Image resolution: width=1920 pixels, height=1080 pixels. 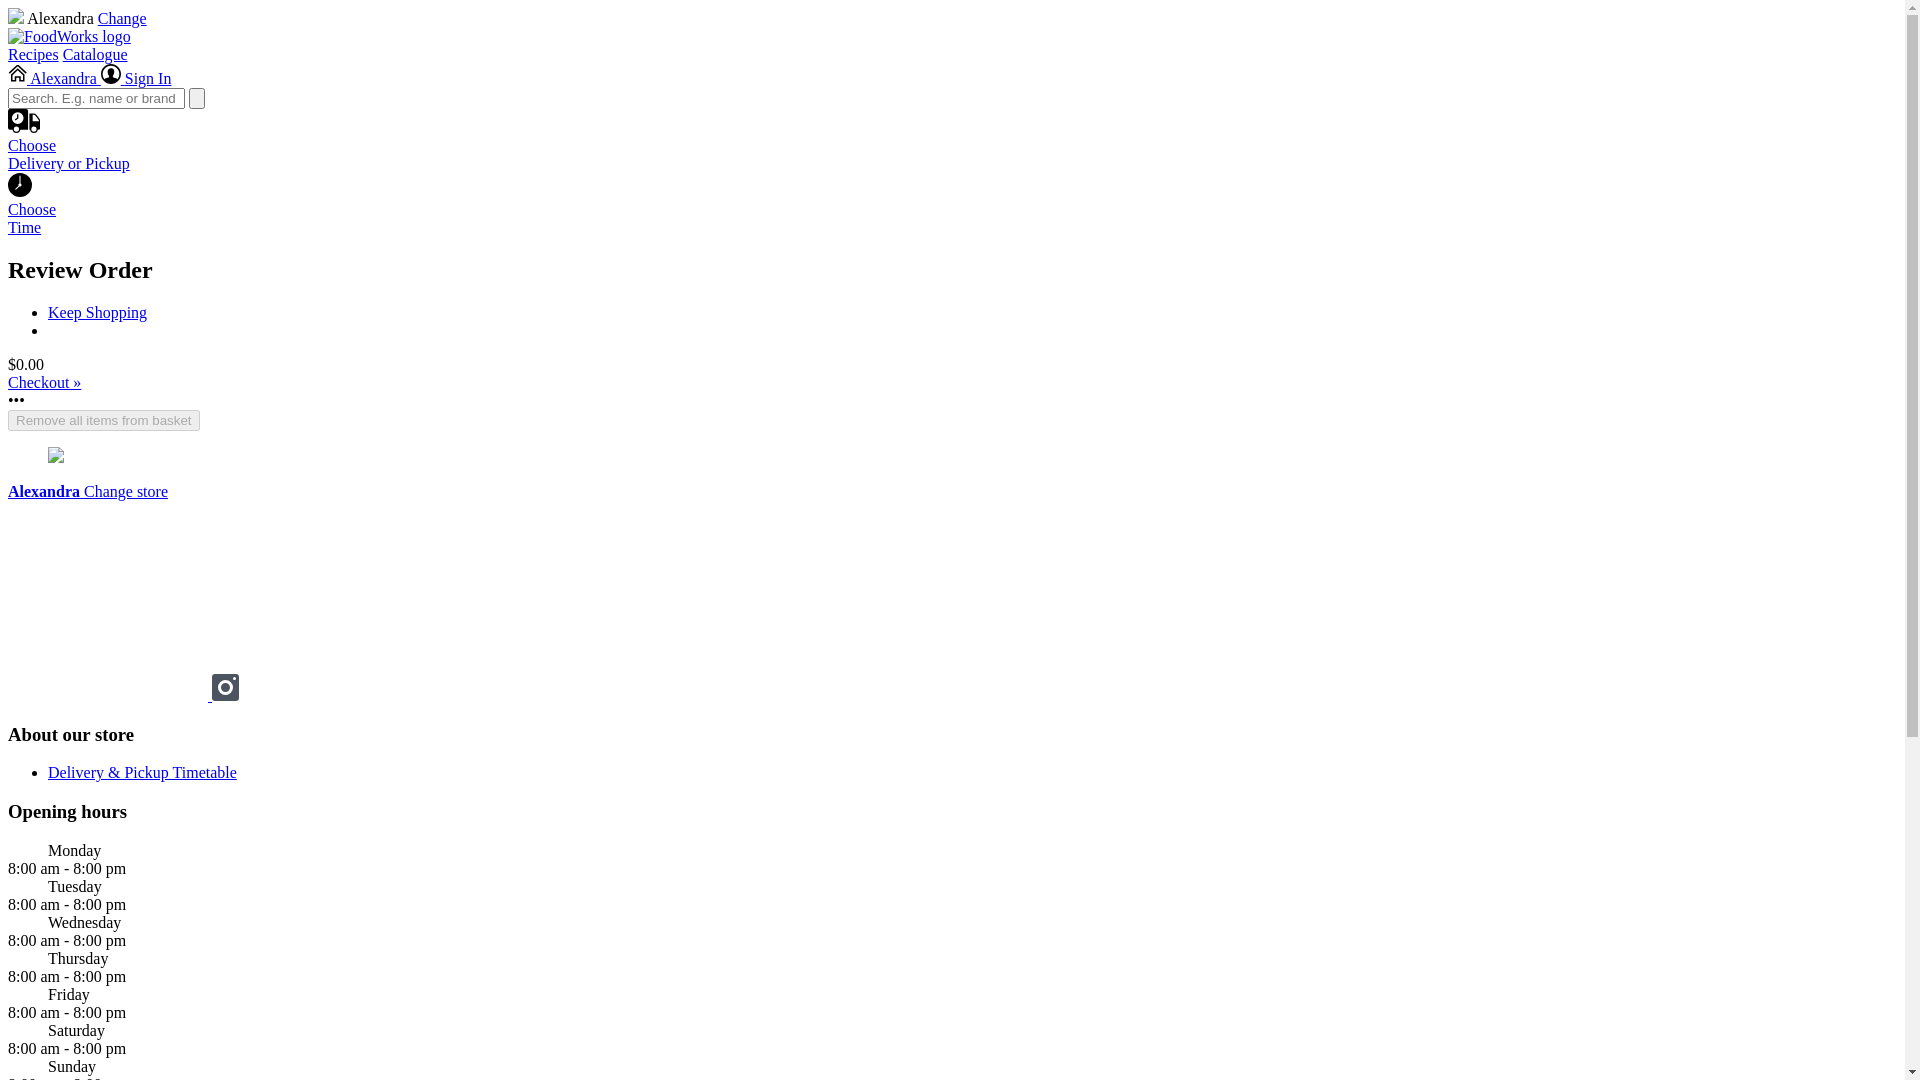 What do you see at coordinates (103, 419) in the screenshot?
I see `'Remove all items from basket'` at bounding box center [103, 419].